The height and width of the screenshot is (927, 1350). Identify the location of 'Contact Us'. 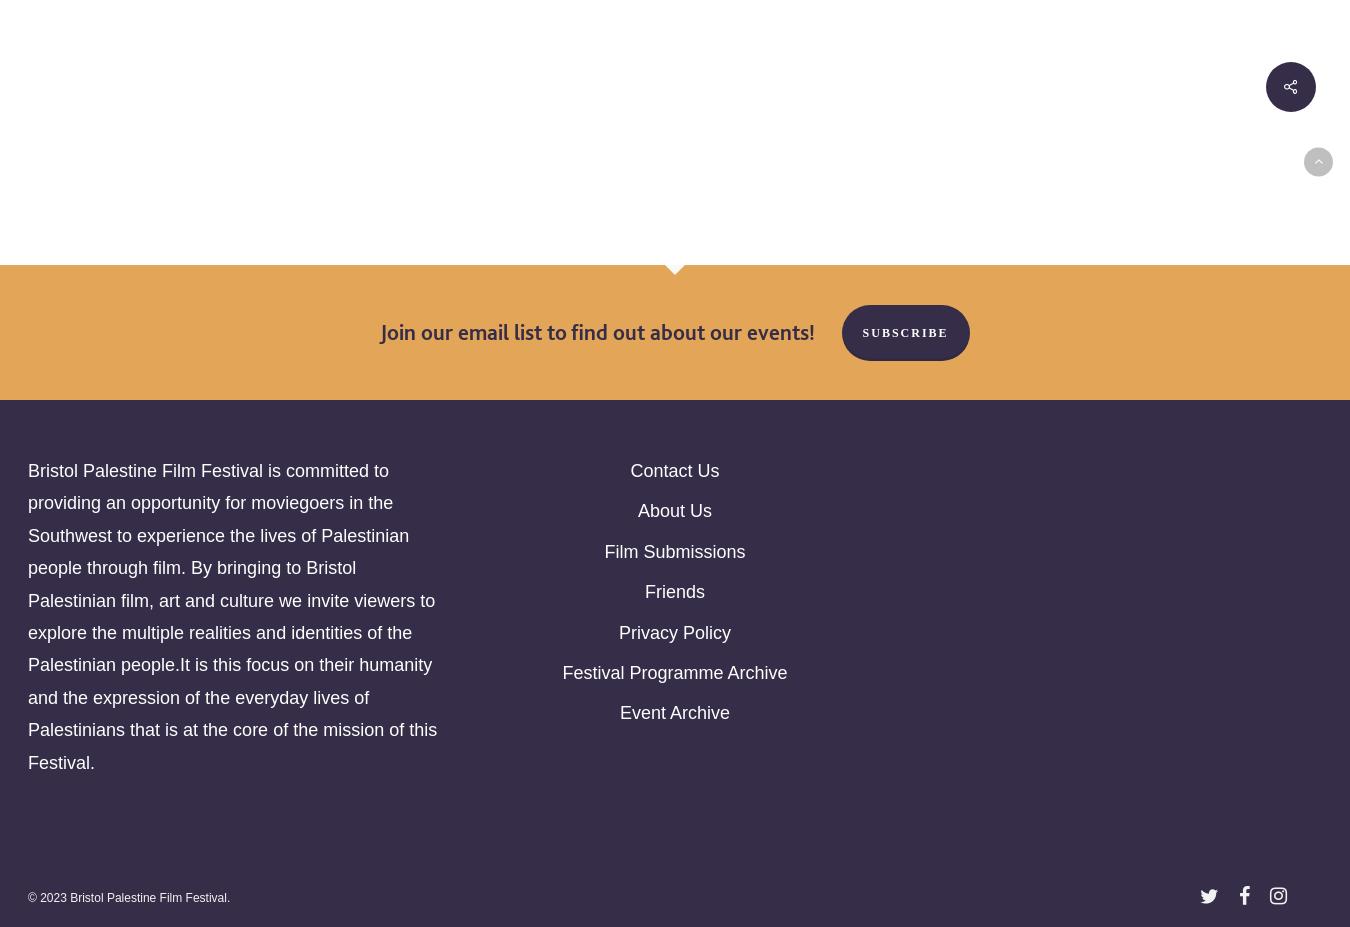
(674, 471).